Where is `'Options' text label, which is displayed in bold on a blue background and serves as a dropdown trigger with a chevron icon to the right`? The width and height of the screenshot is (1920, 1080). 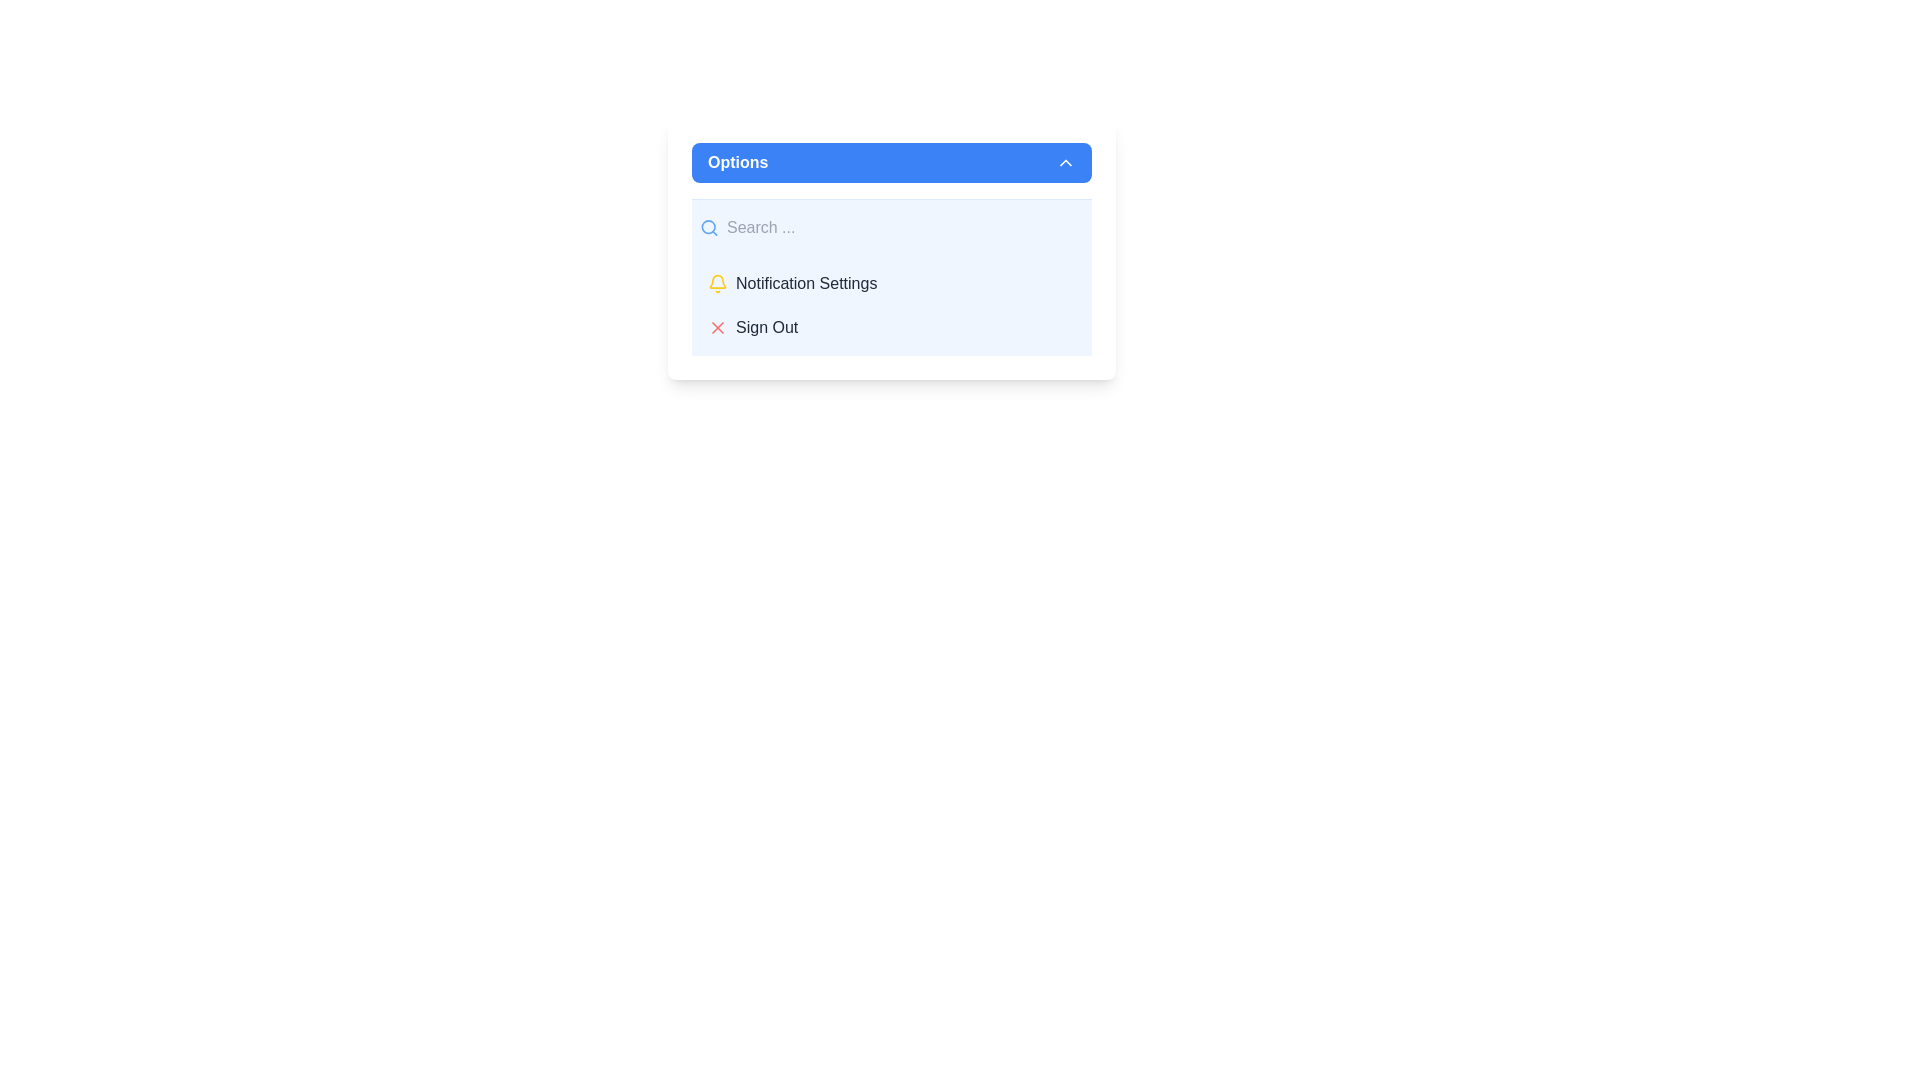 'Options' text label, which is displayed in bold on a blue background and serves as a dropdown trigger with a chevron icon to the right is located at coordinates (737, 161).